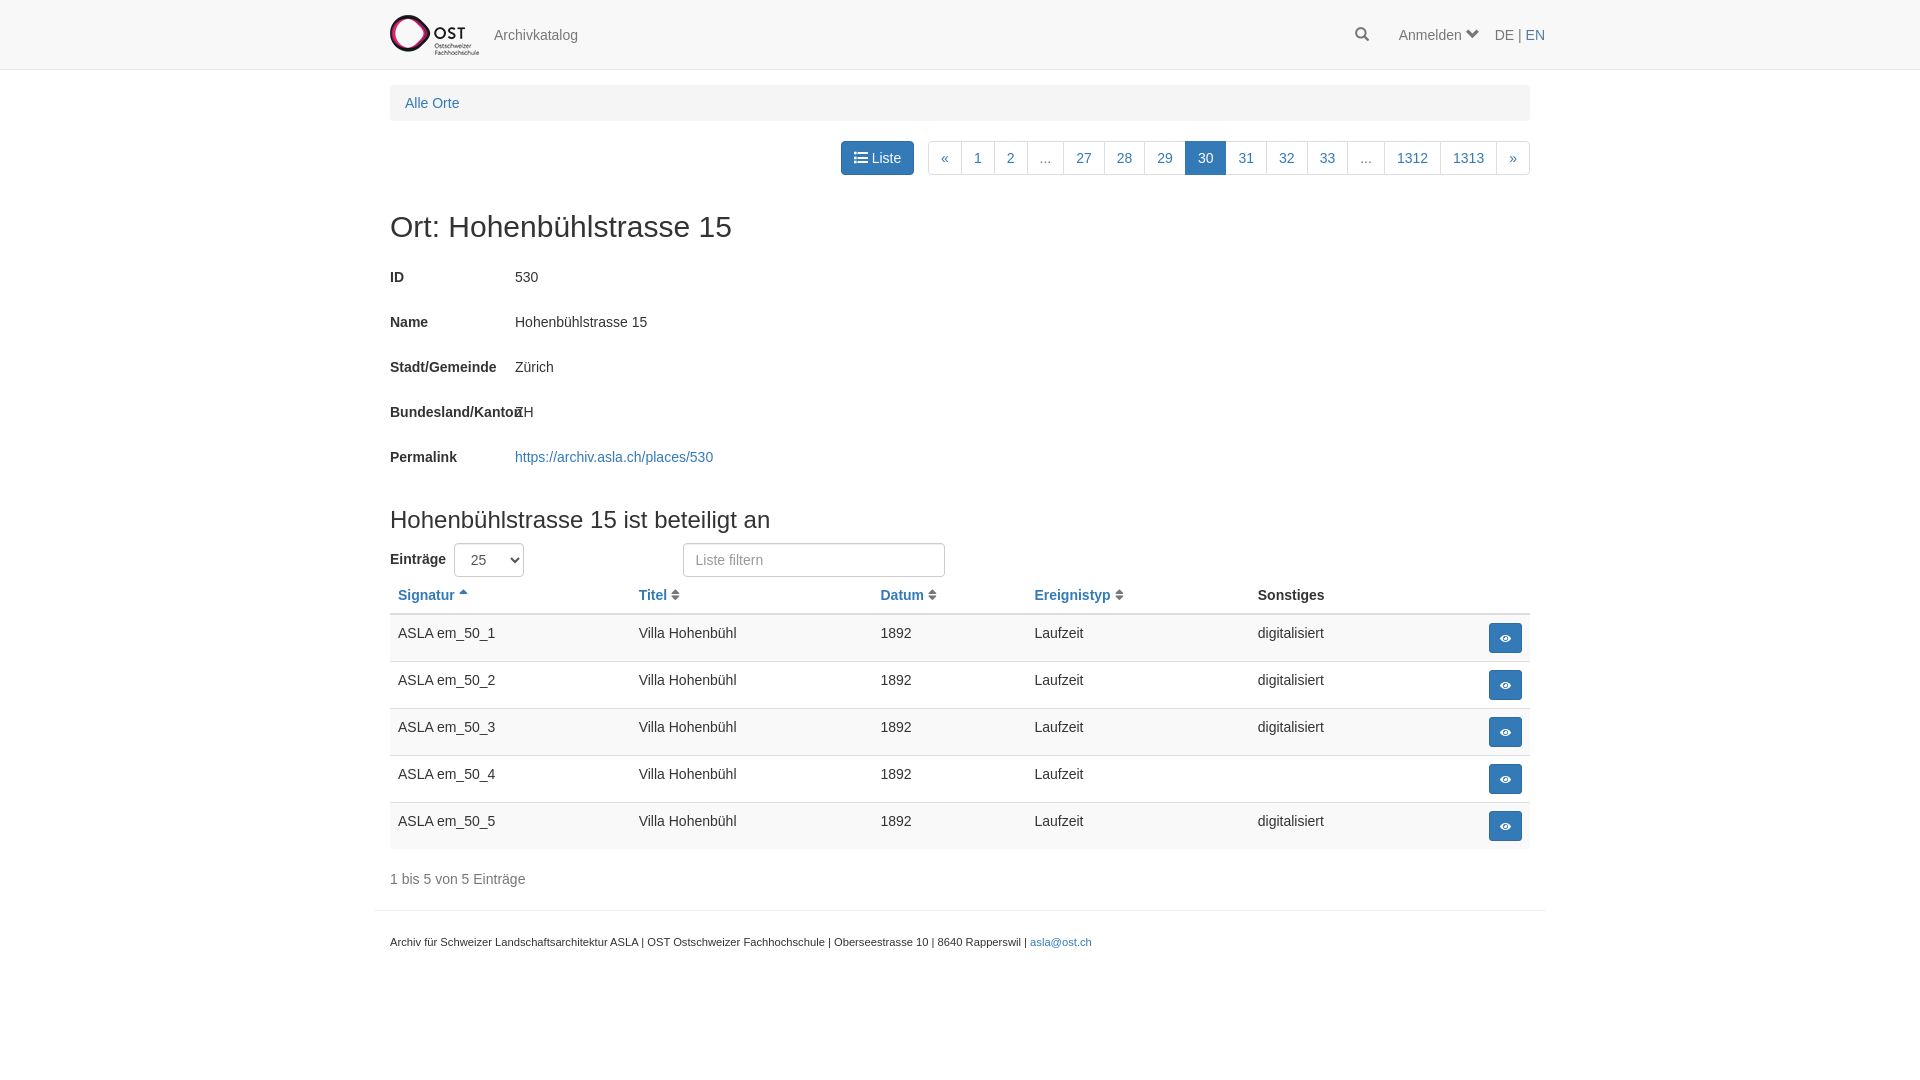  What do you see at coordinates (1124, 157) in the screenshot?
I see `'28'` at bounding box center [1124, 157].